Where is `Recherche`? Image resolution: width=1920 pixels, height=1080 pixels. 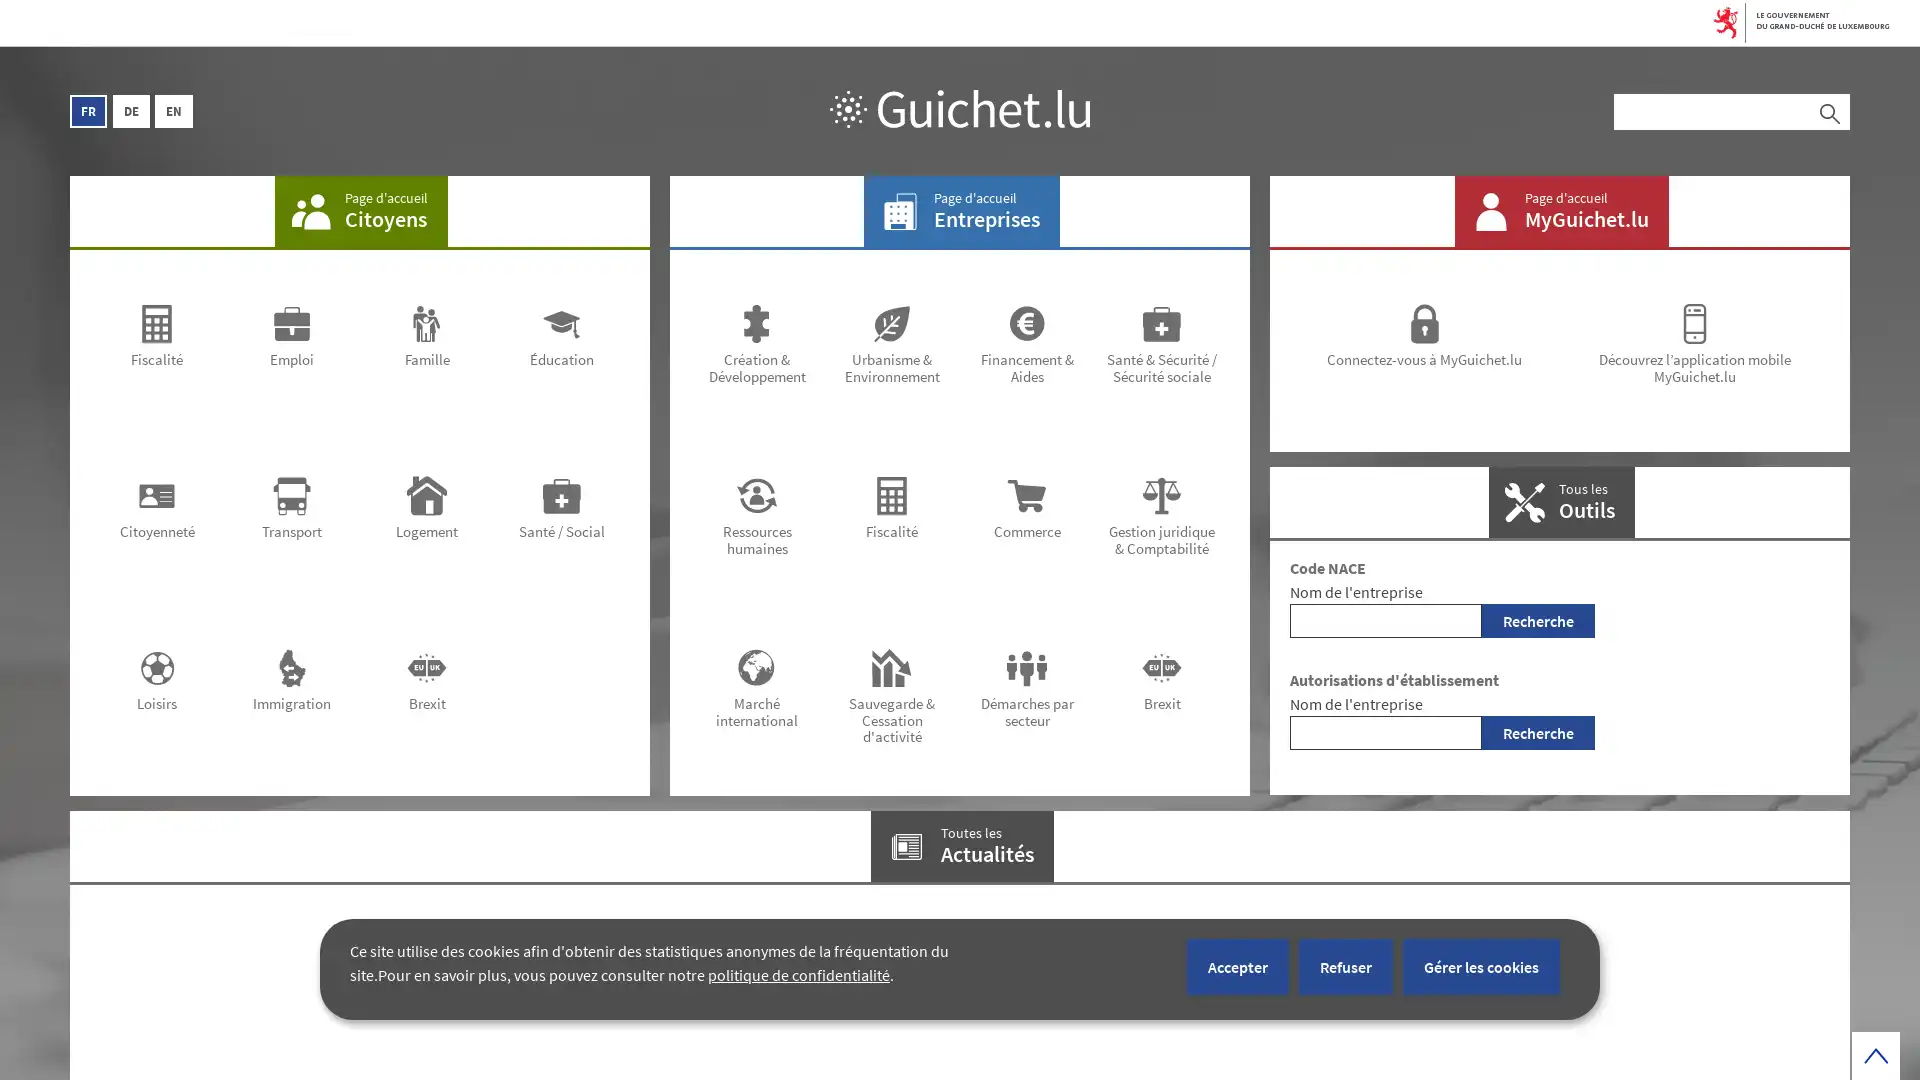 Recherche is located at coordinates (1536, 732).